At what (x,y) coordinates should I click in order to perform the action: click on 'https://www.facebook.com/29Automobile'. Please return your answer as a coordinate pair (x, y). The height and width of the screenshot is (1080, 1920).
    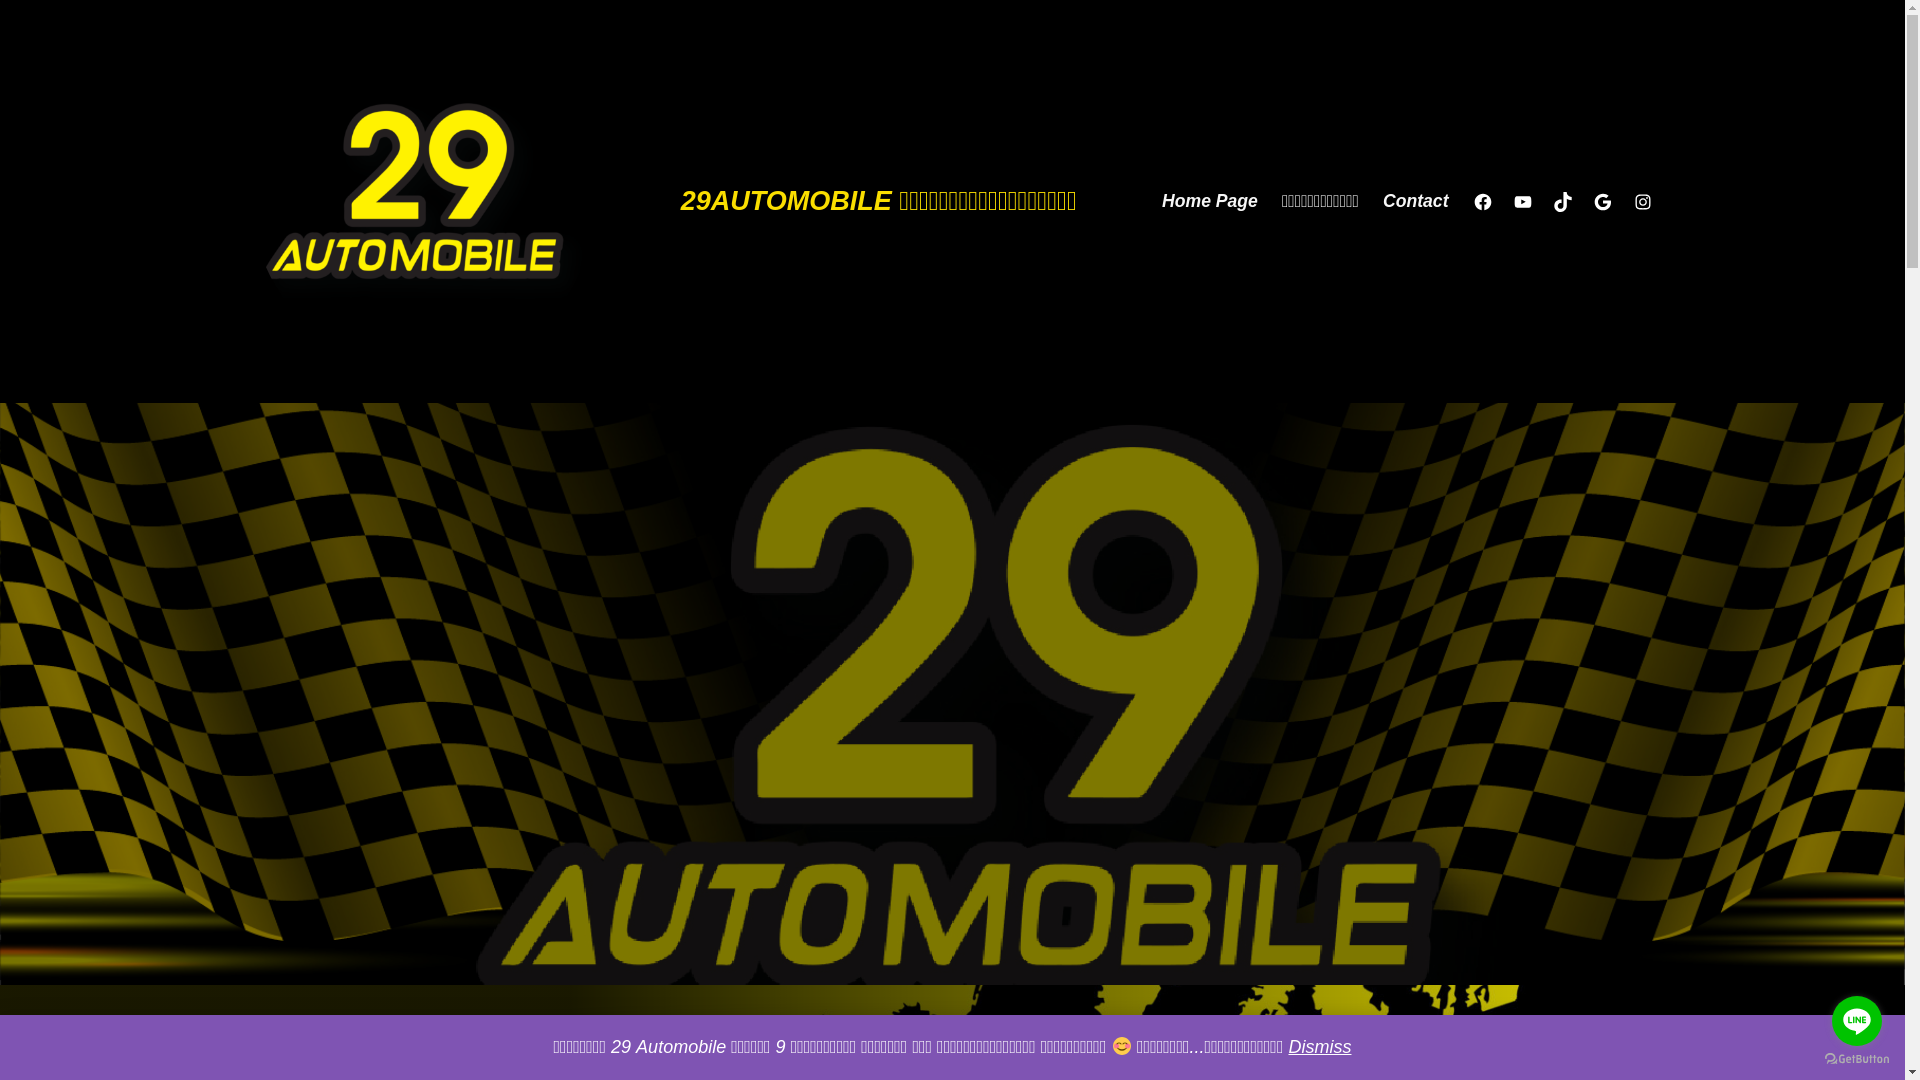
    Looking at the image, I should click on (1472, 201).